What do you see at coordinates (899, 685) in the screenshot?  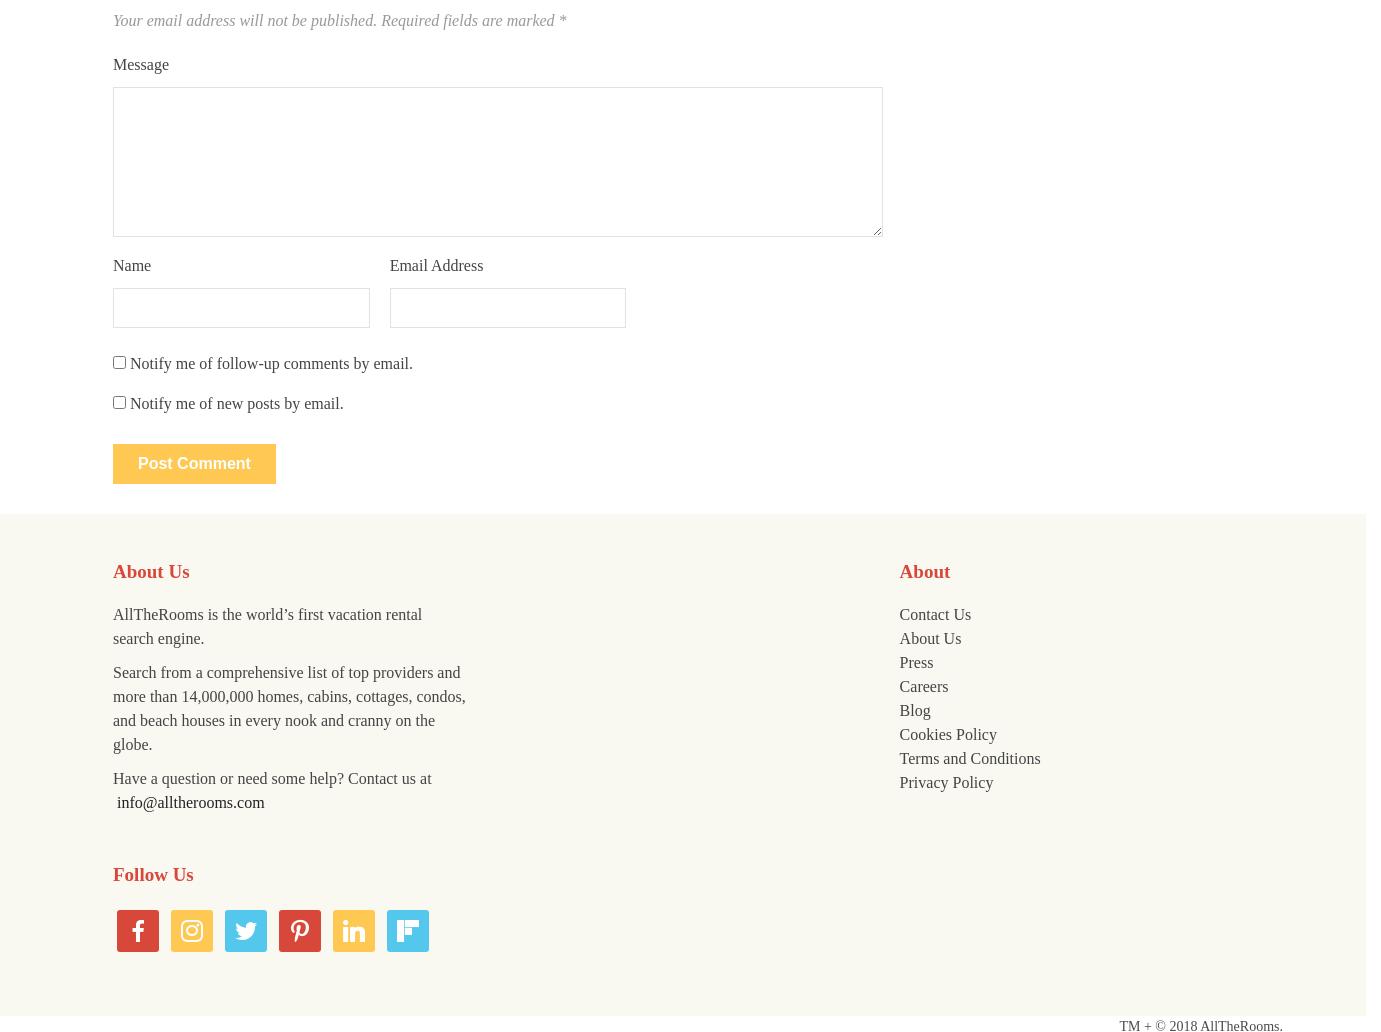 I see `'Careers'` at bounding box center [899, 685].